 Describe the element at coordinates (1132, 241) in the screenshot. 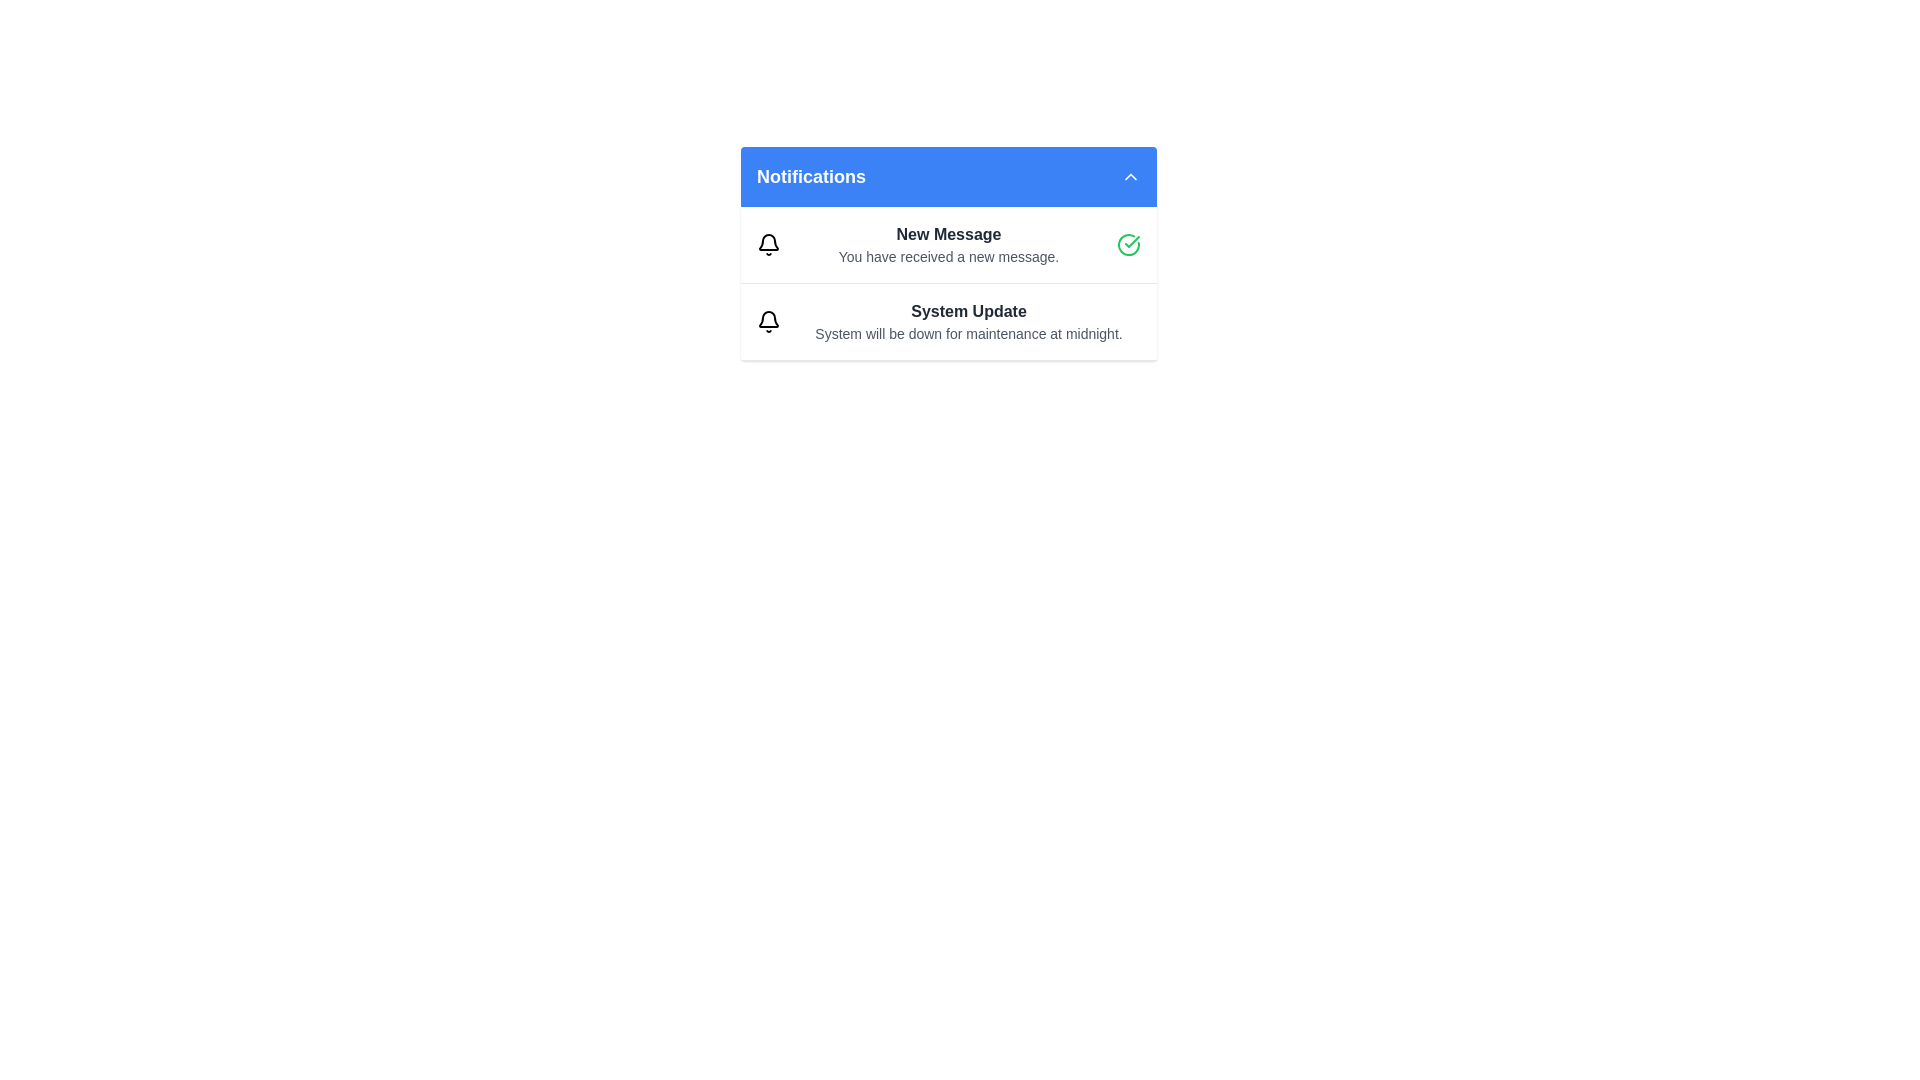

I see `the checkmark icon indicating a successful status for the 'New Message' notification located at the far-right side of the notification row` at that location.